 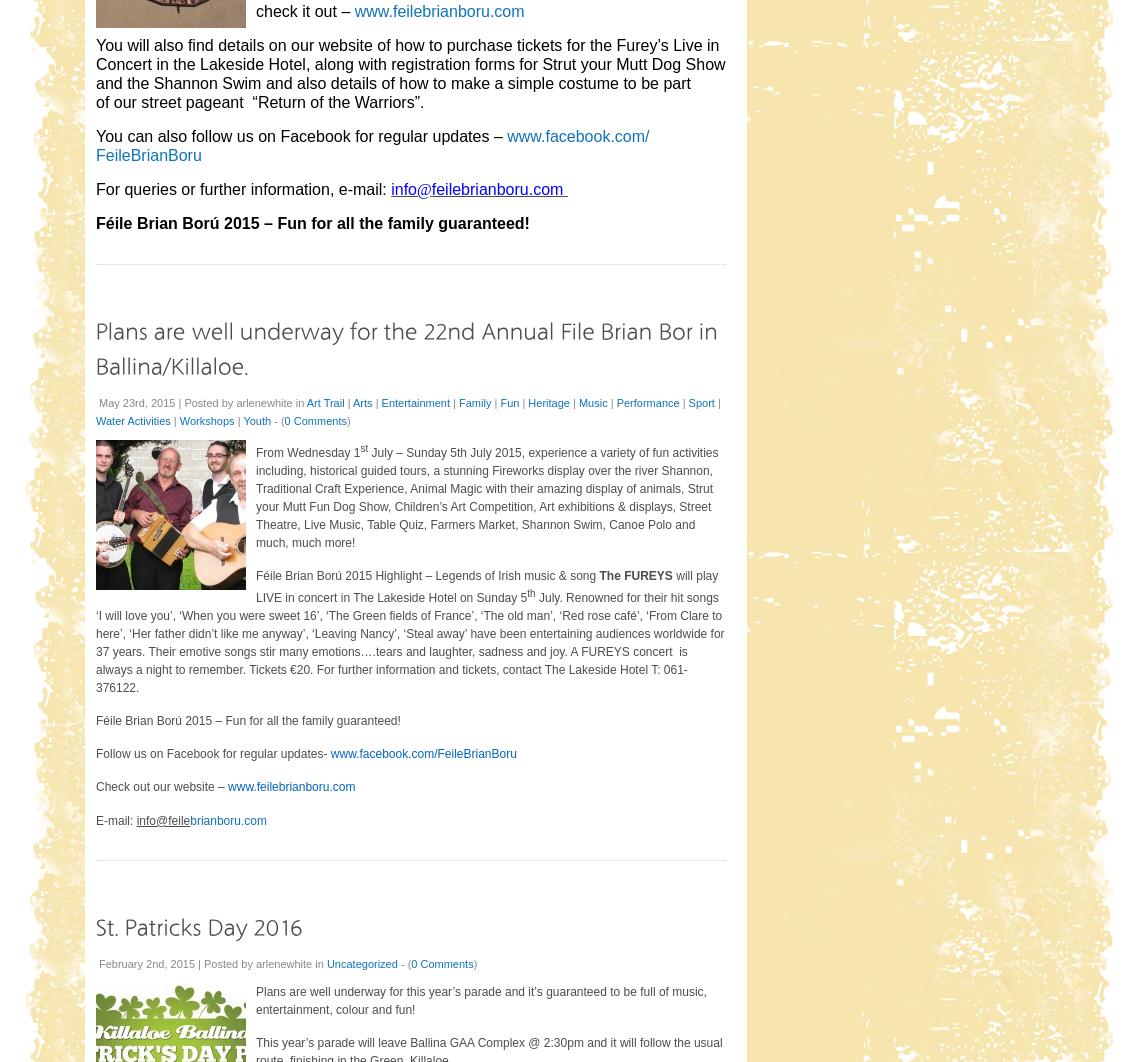 I want to click on 'Uncategorized', so click(x=360, y=962).